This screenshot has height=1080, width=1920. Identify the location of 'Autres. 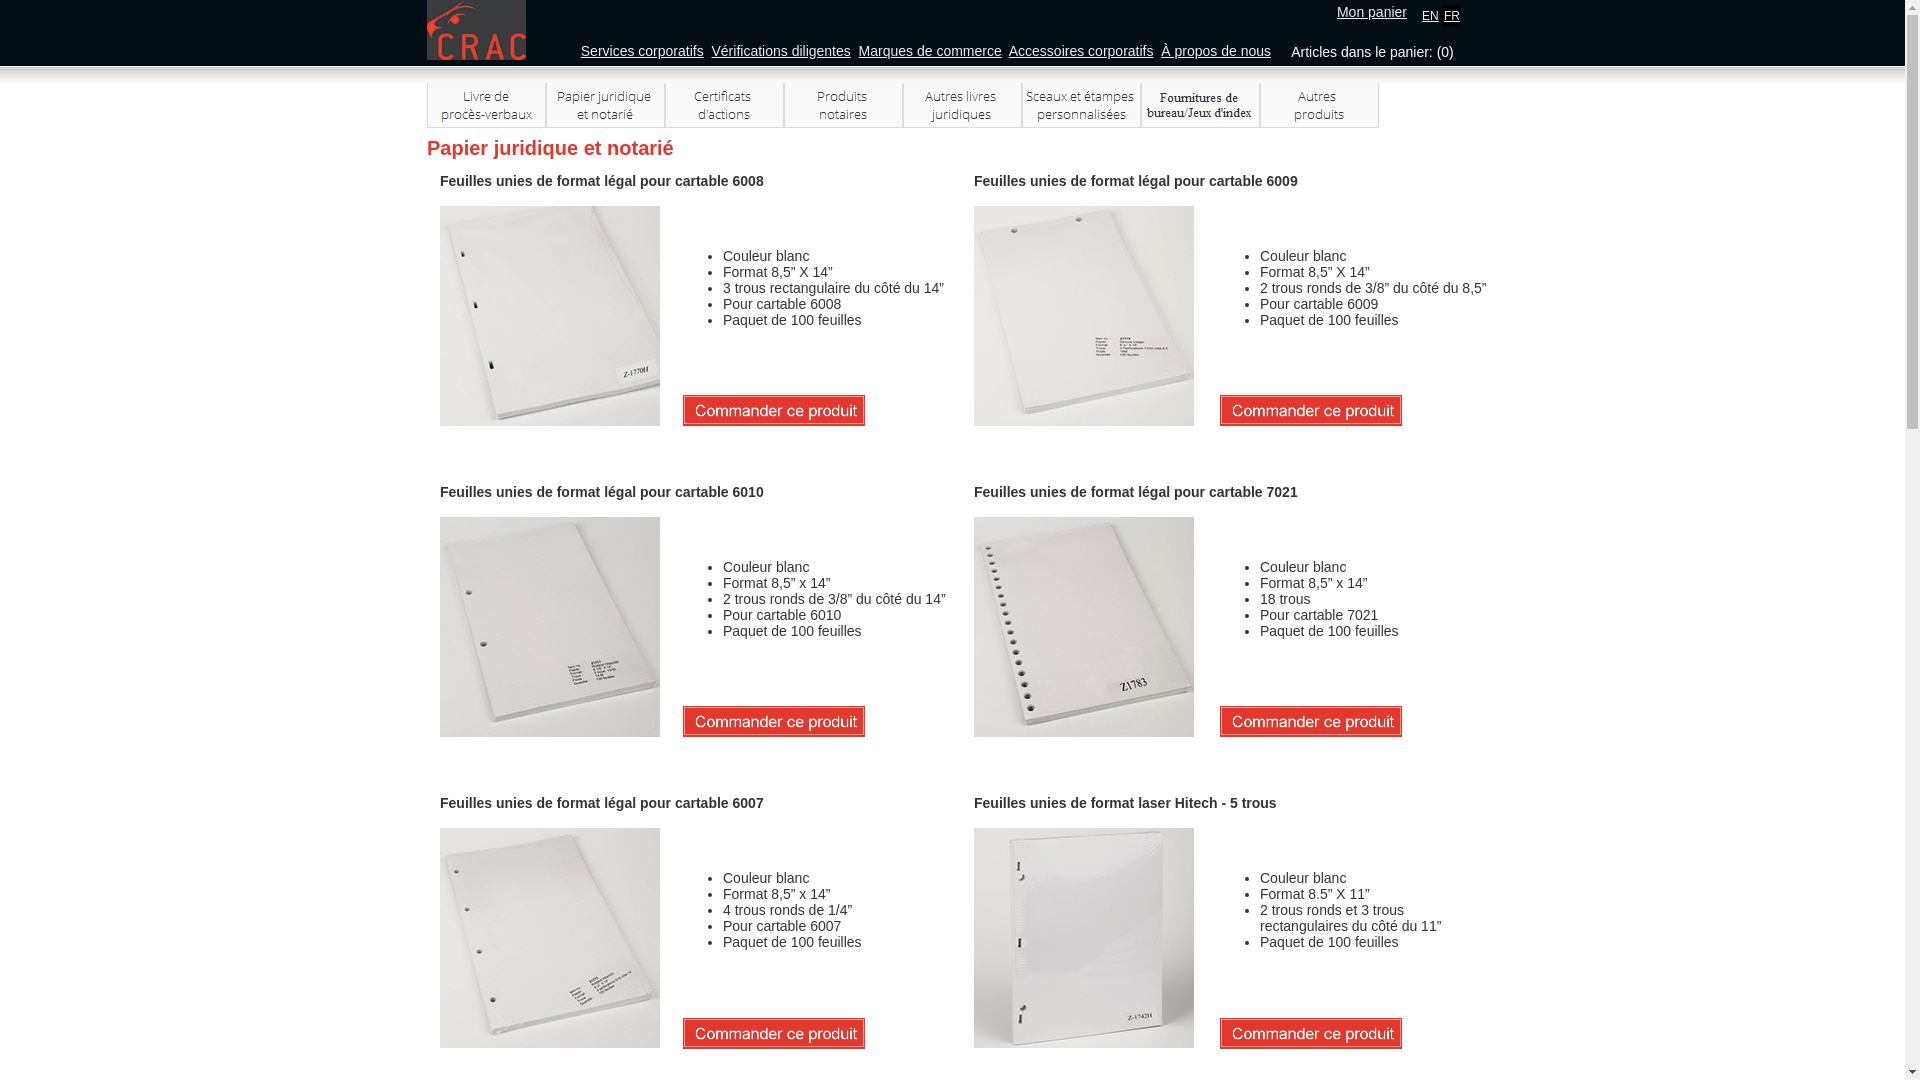
(1319, 105).